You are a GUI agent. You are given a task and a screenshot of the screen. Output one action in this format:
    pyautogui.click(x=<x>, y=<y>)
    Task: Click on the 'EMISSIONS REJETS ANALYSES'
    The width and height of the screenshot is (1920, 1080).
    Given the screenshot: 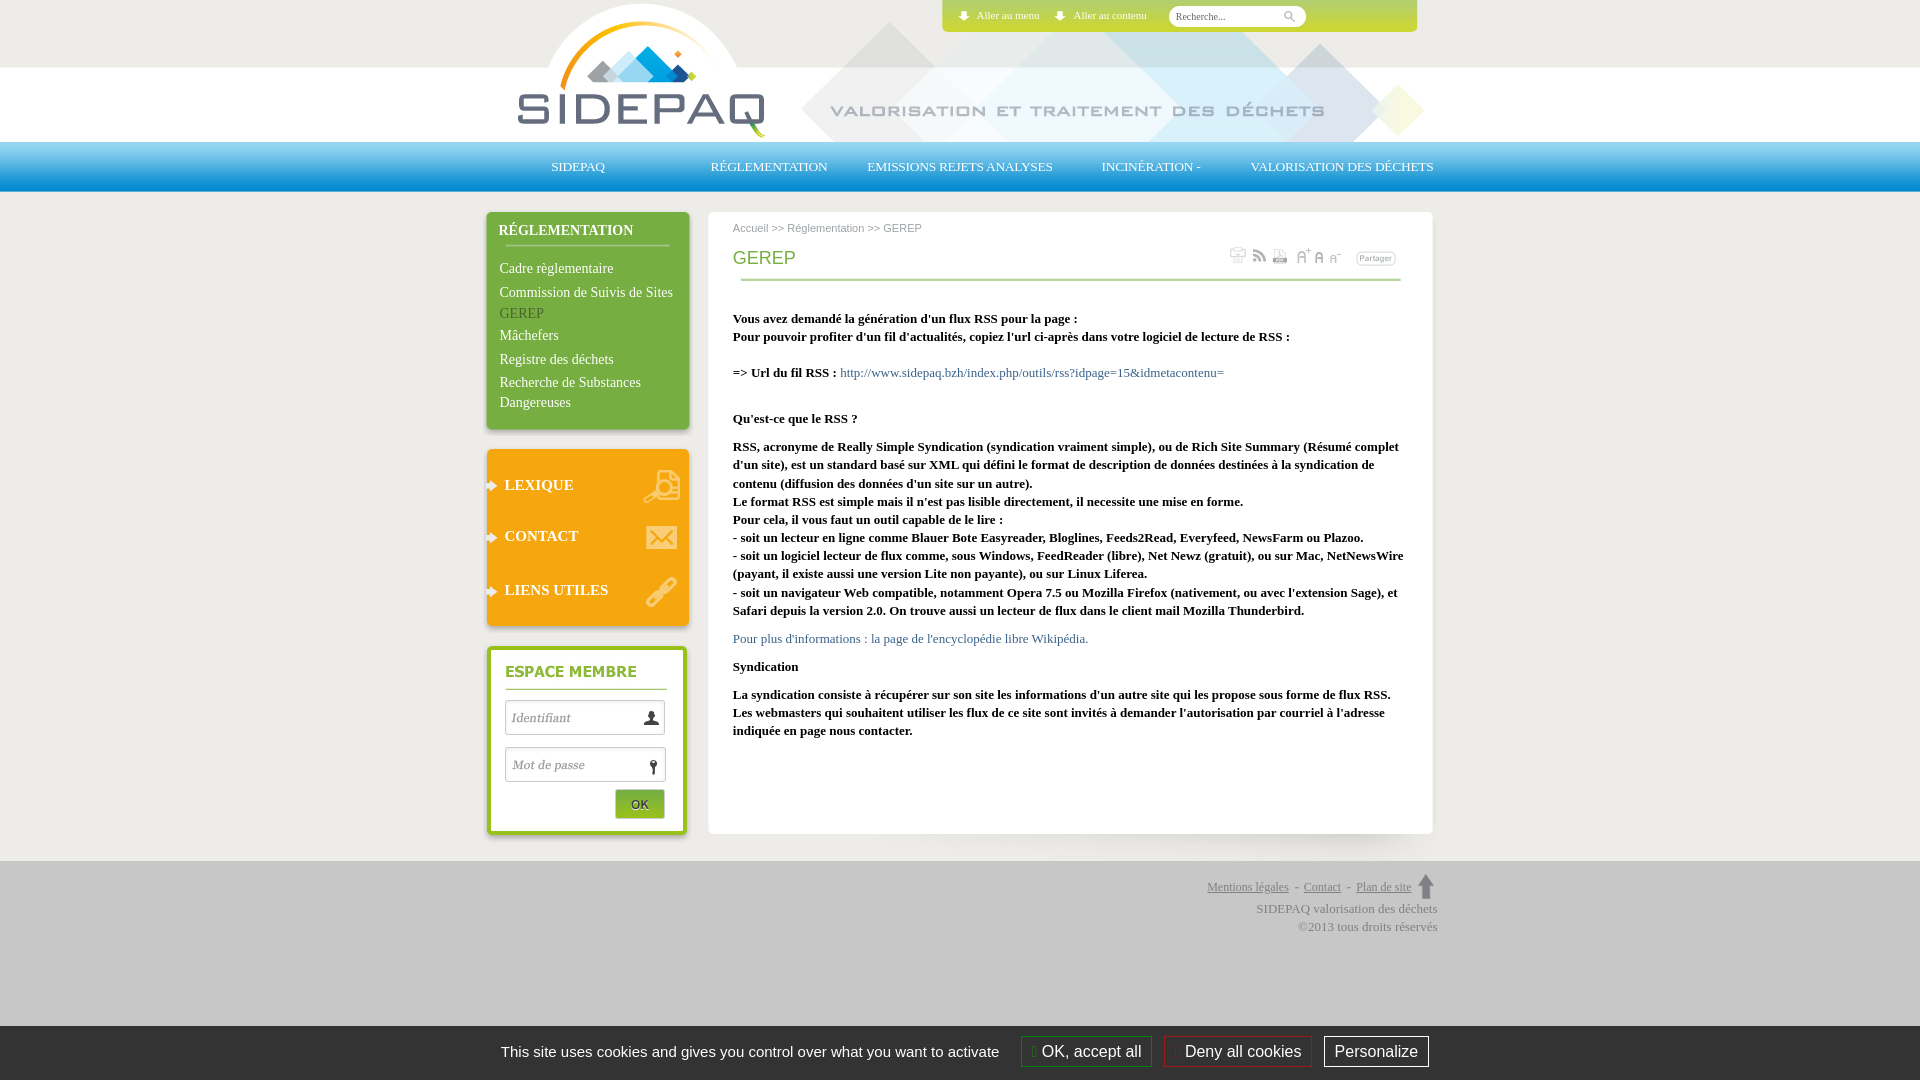 What is the action you would take?
    pyautogui.click(x=958, y=165)
    